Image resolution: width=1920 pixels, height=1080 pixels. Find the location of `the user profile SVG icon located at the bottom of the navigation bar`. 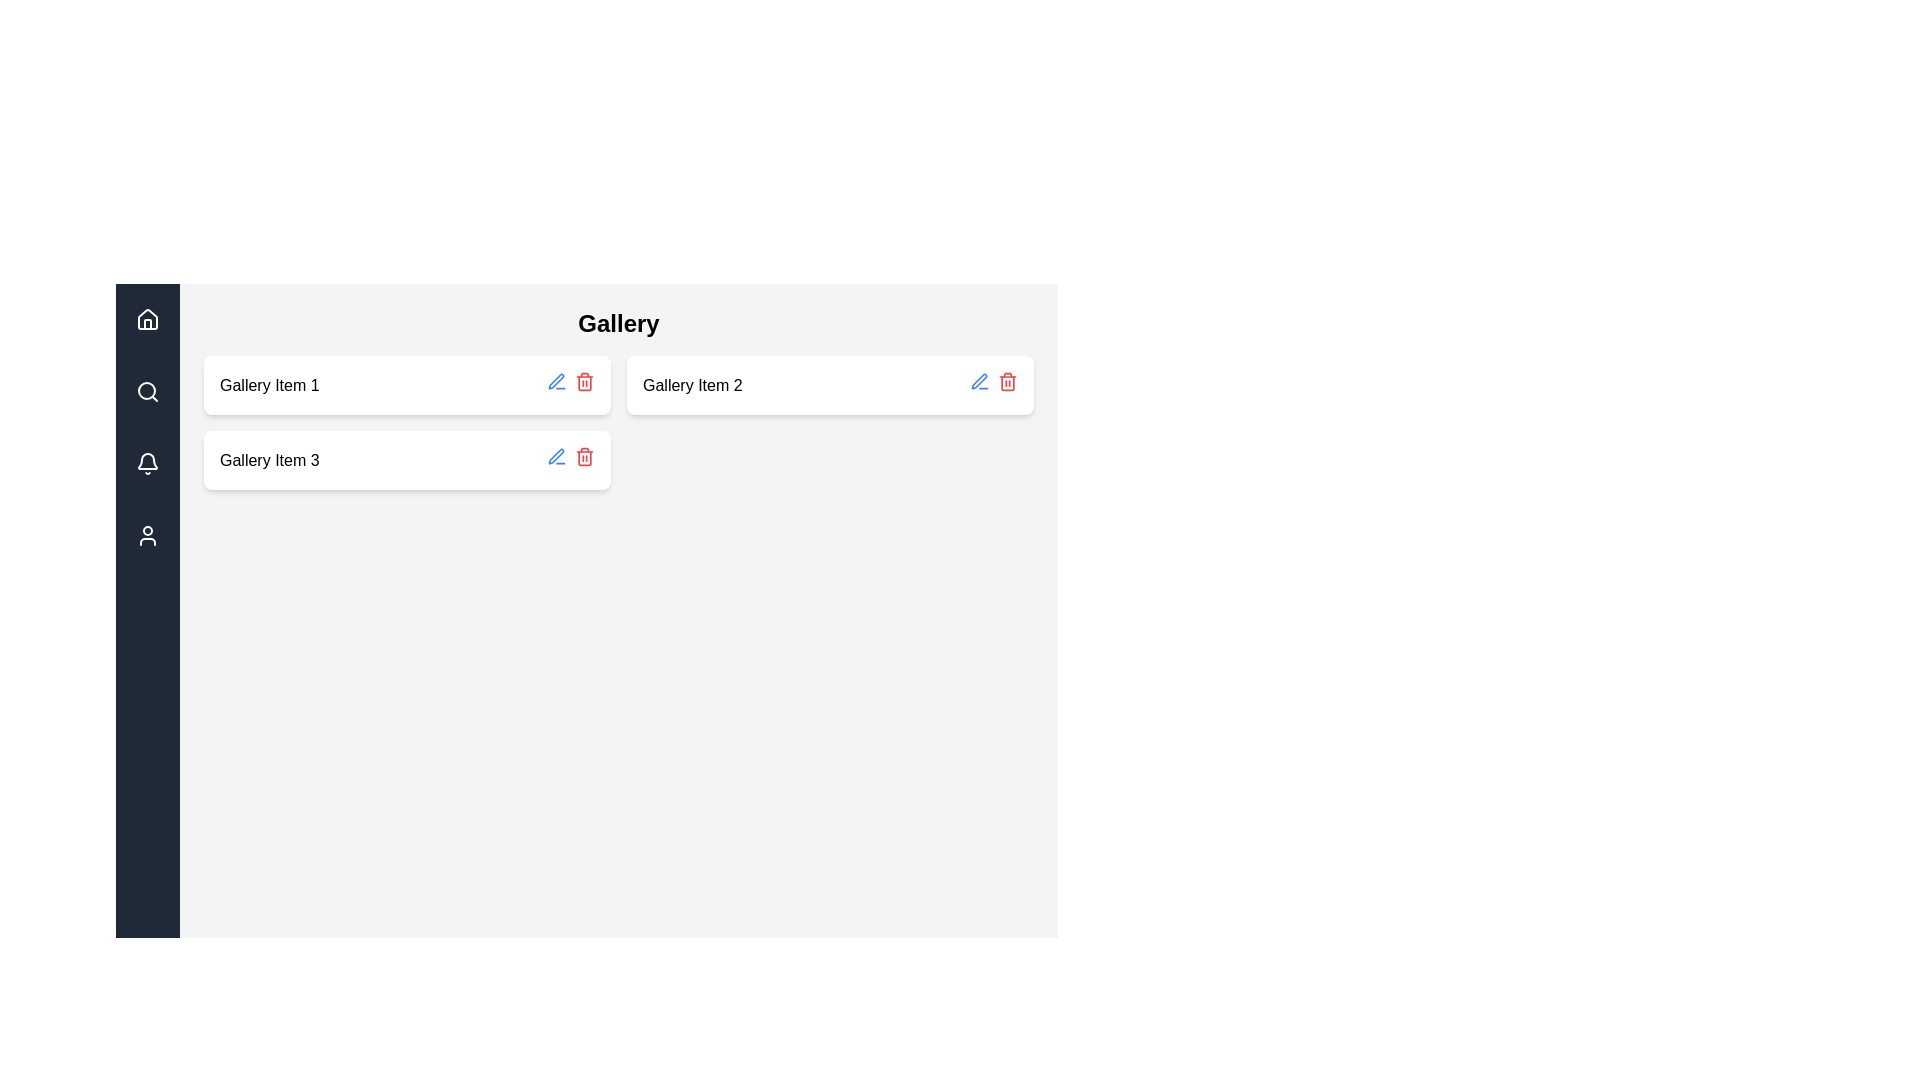

the user profile SVG icon located at the bottom of the navigation bar is located at coordinates (147, 535).